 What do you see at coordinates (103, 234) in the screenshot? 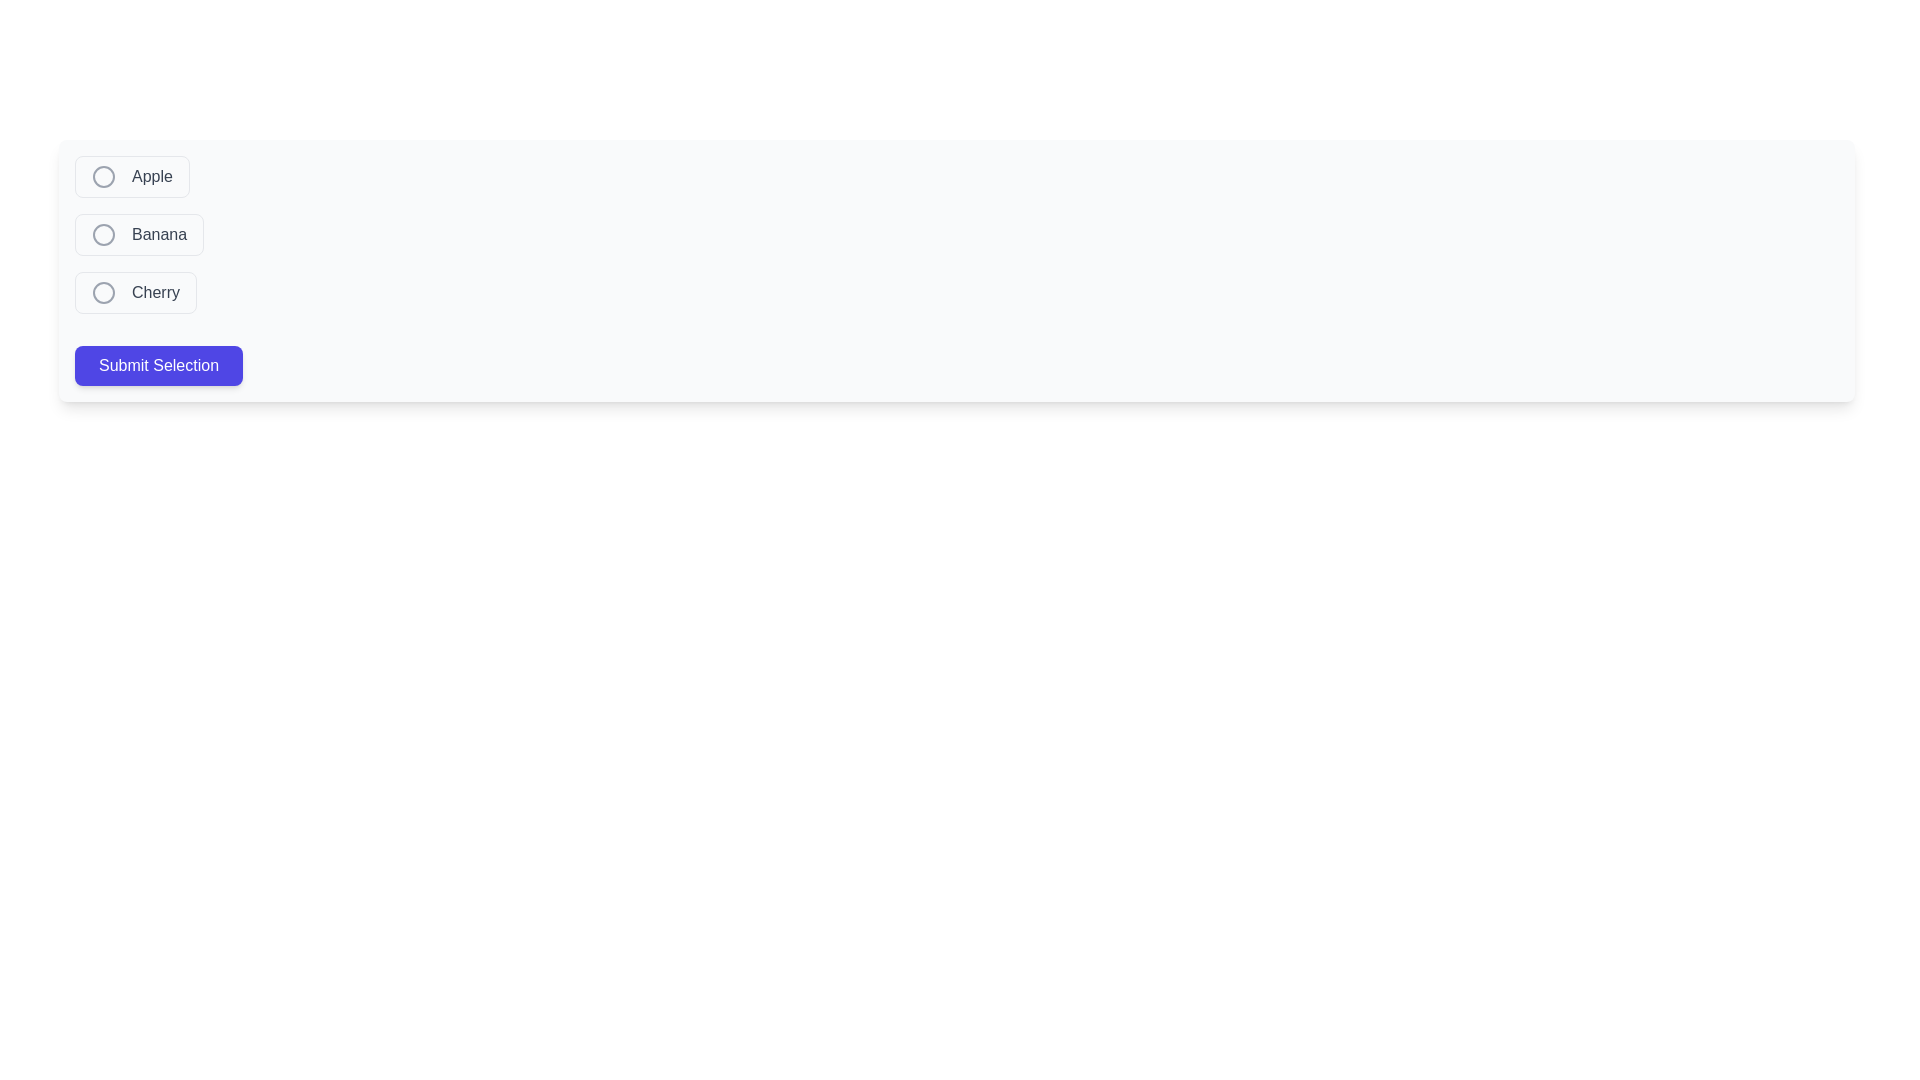
I see `the 'Banana' radio button using keyboard controls to select it` at bounding box center [103, 234].